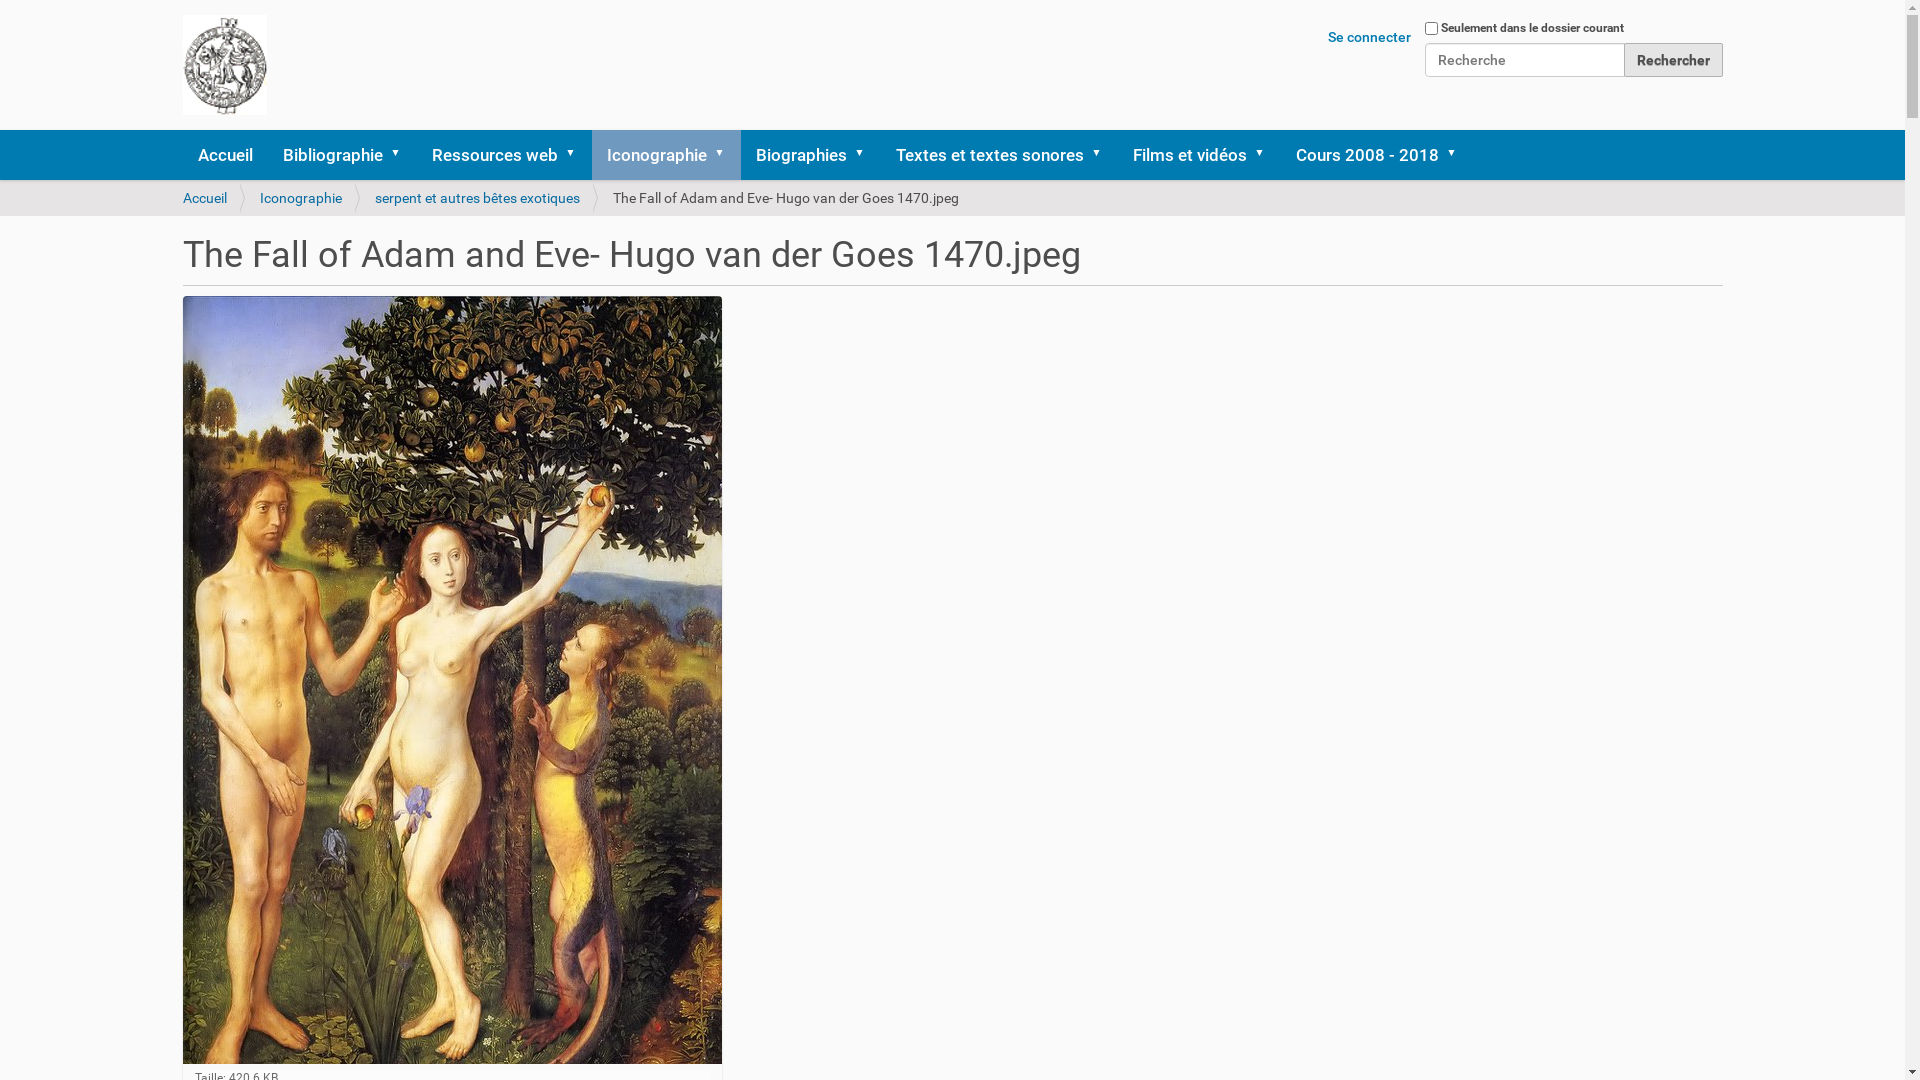  Describe the element at coordinates (1368, 37) in the screenshot. I see `'Se connecter'` at that location.